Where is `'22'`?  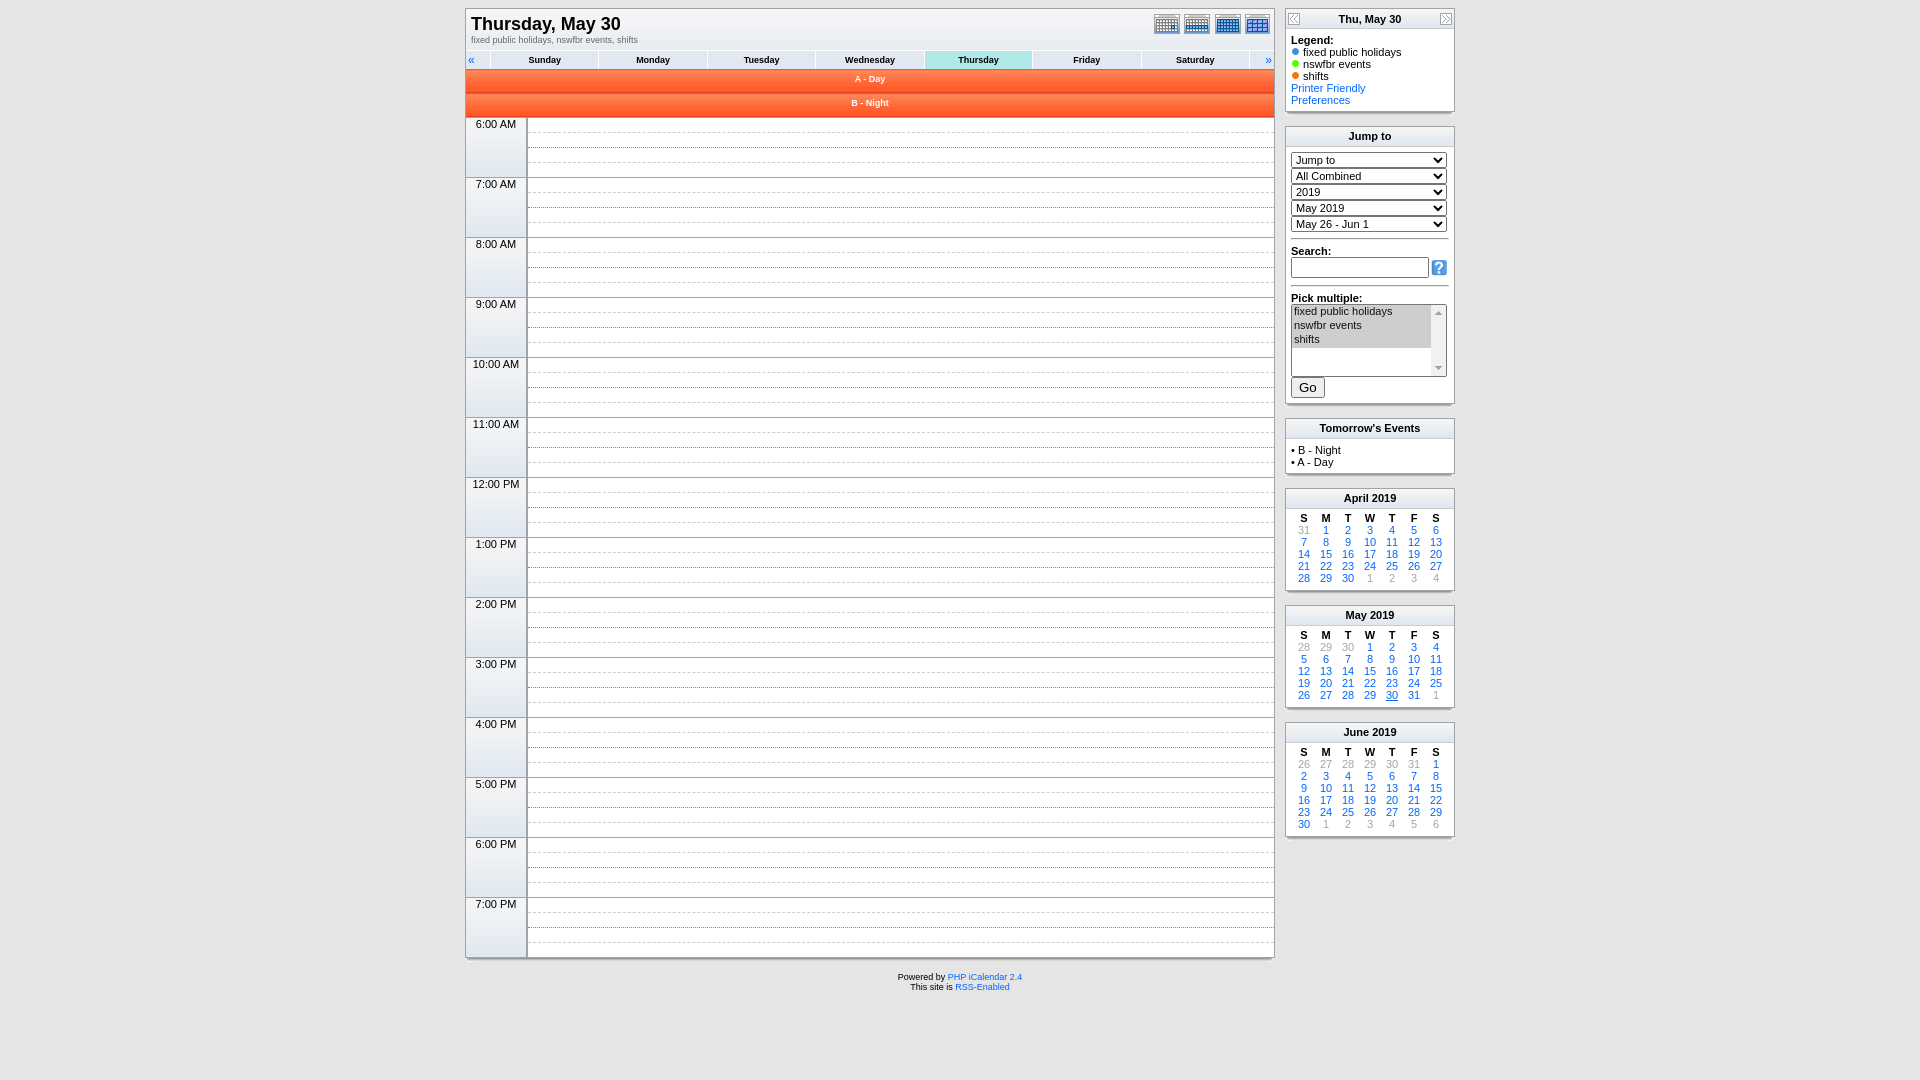 '22' is located at coordinates (1325, 566).